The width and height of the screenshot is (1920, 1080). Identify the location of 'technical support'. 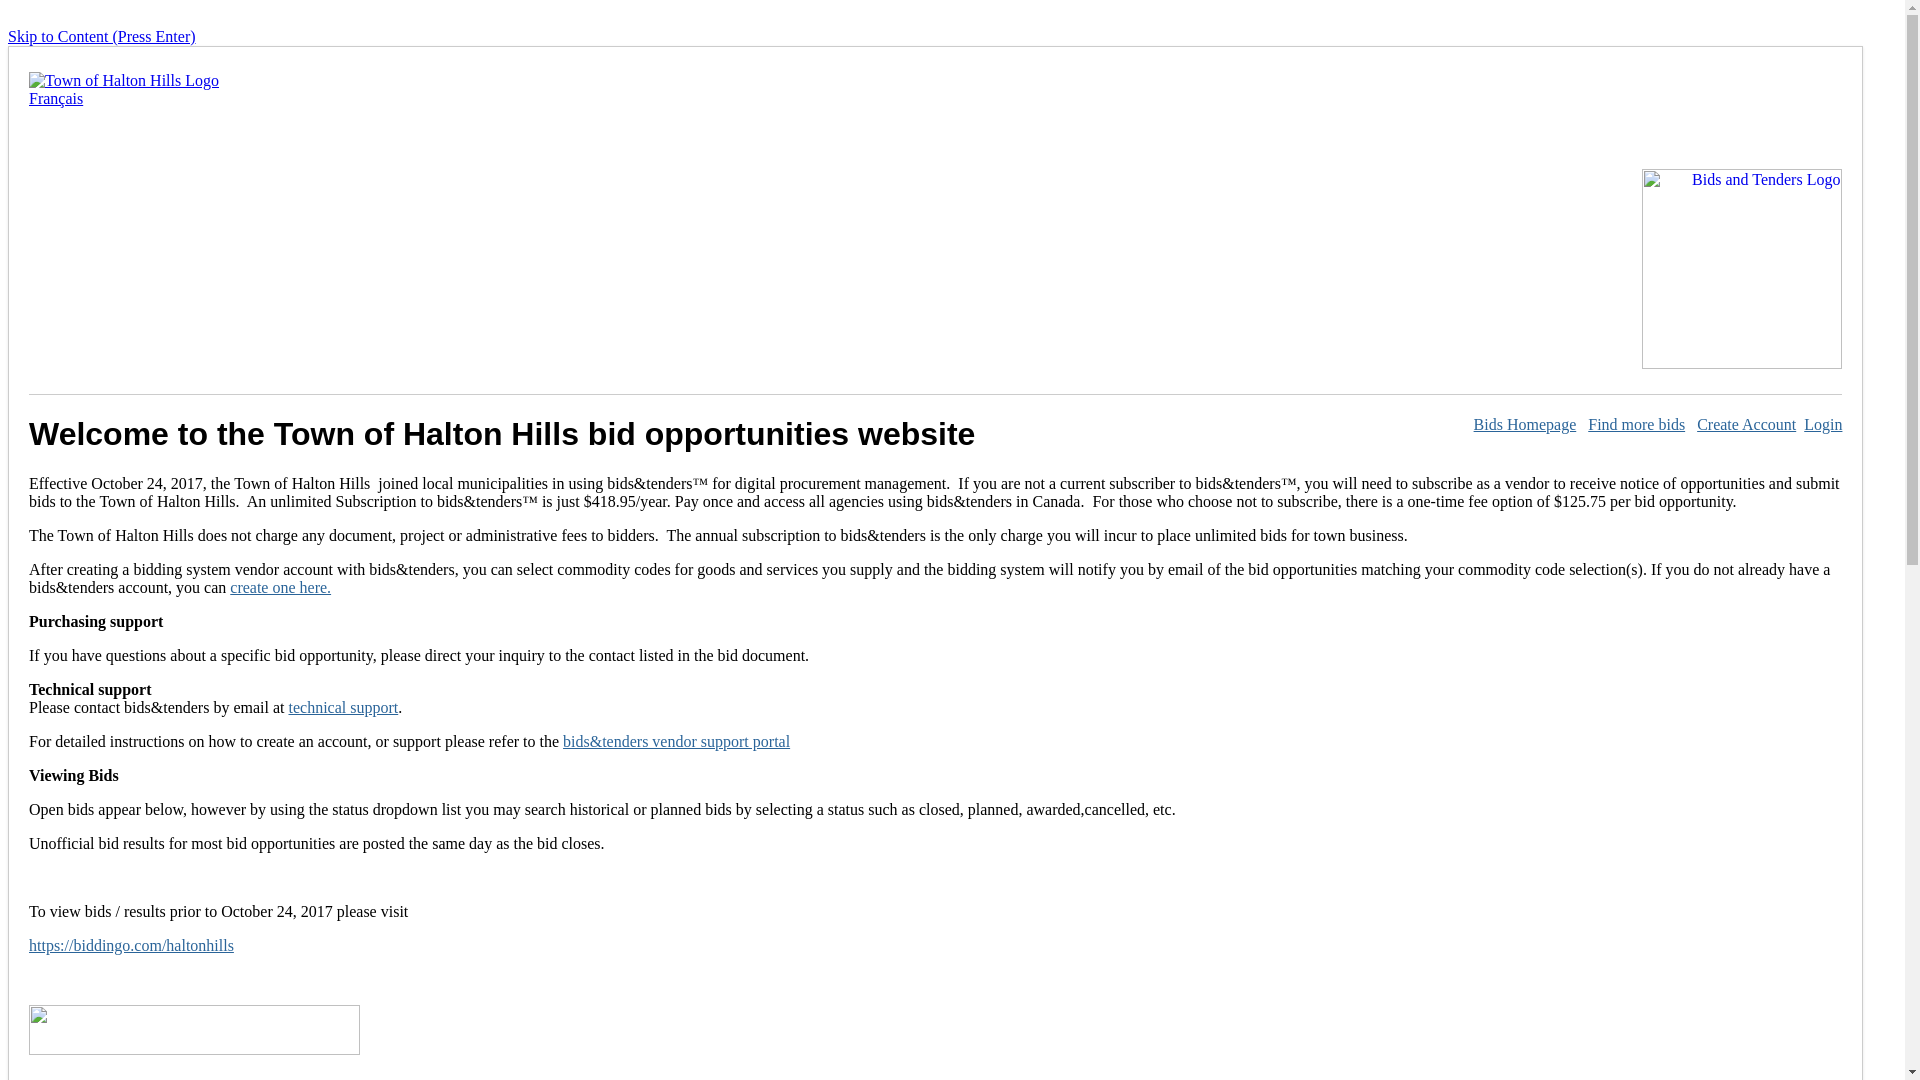
(342, 706).